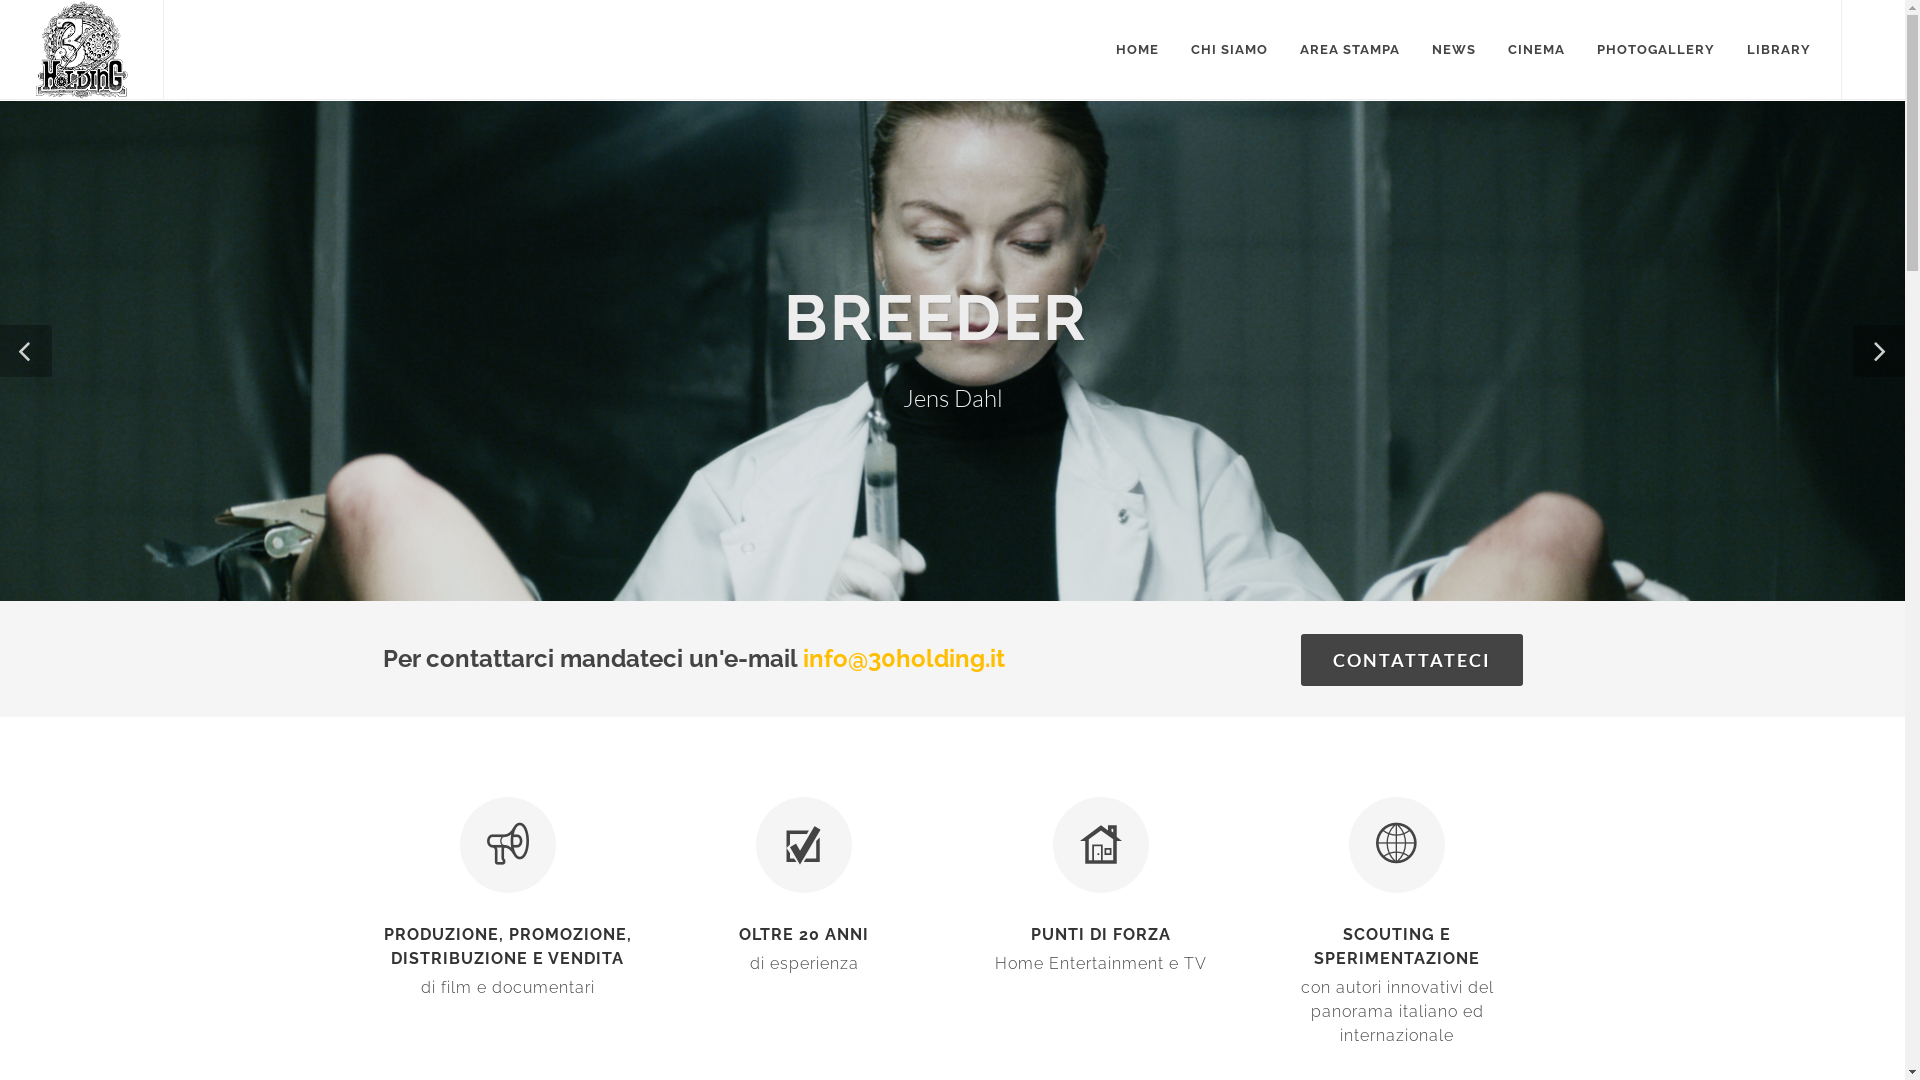 This screenshot has width=1920, height=1080. I want to click on 'PHOTOGALLERY', so click(1656, 49).